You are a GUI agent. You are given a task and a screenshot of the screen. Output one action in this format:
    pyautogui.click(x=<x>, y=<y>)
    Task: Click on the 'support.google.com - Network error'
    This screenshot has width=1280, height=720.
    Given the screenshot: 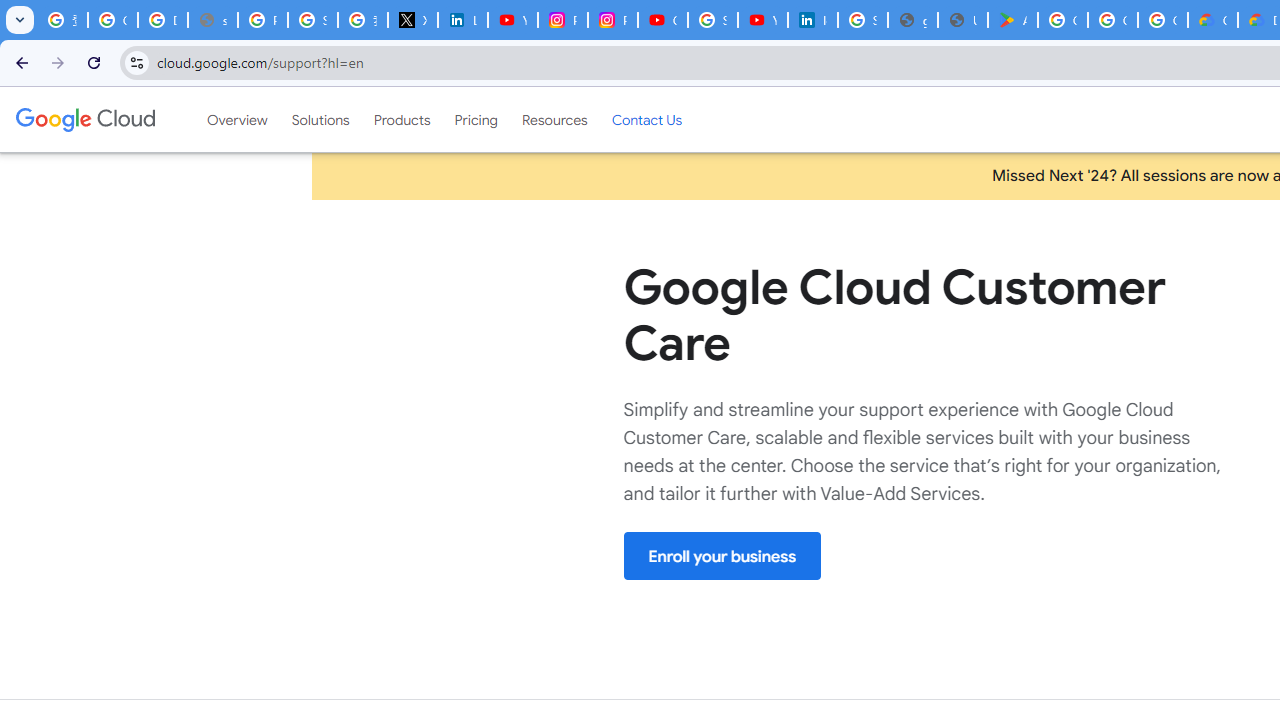 What is the action you would take?
    pyautogui.click(x=213, y=20)
    